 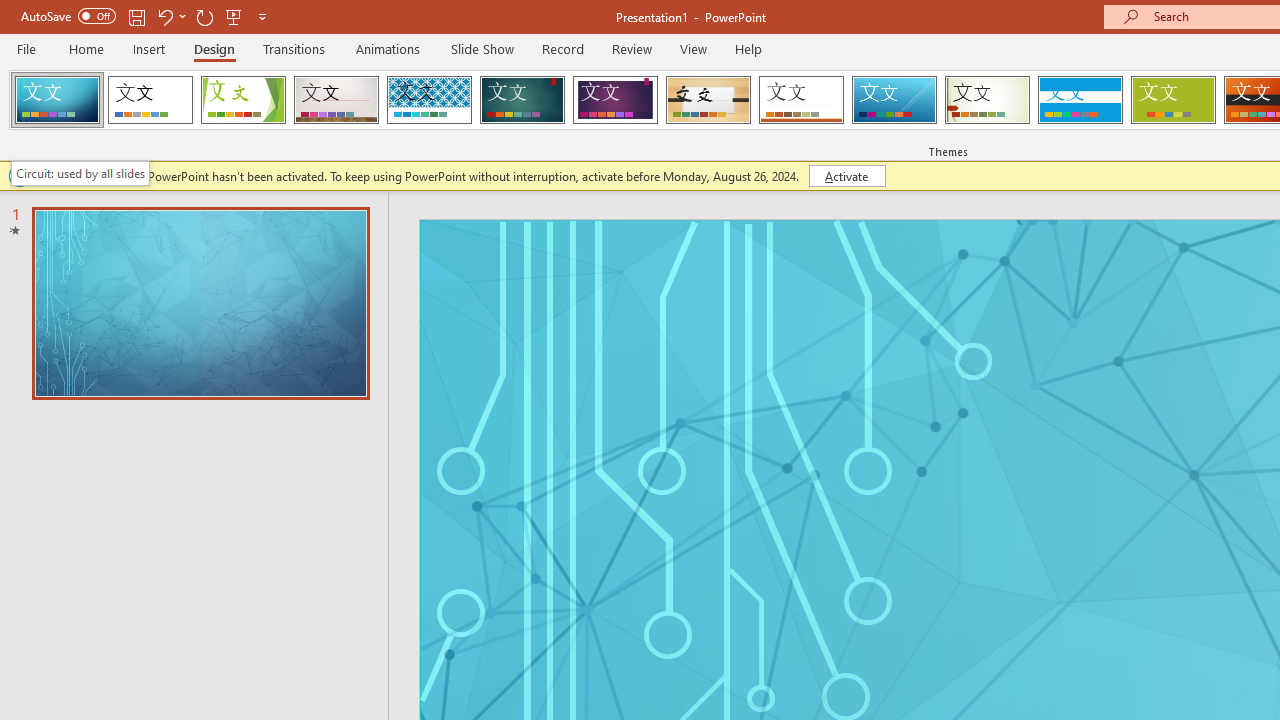 I want to click on 'Retrospect', so click(x=801, y=100).